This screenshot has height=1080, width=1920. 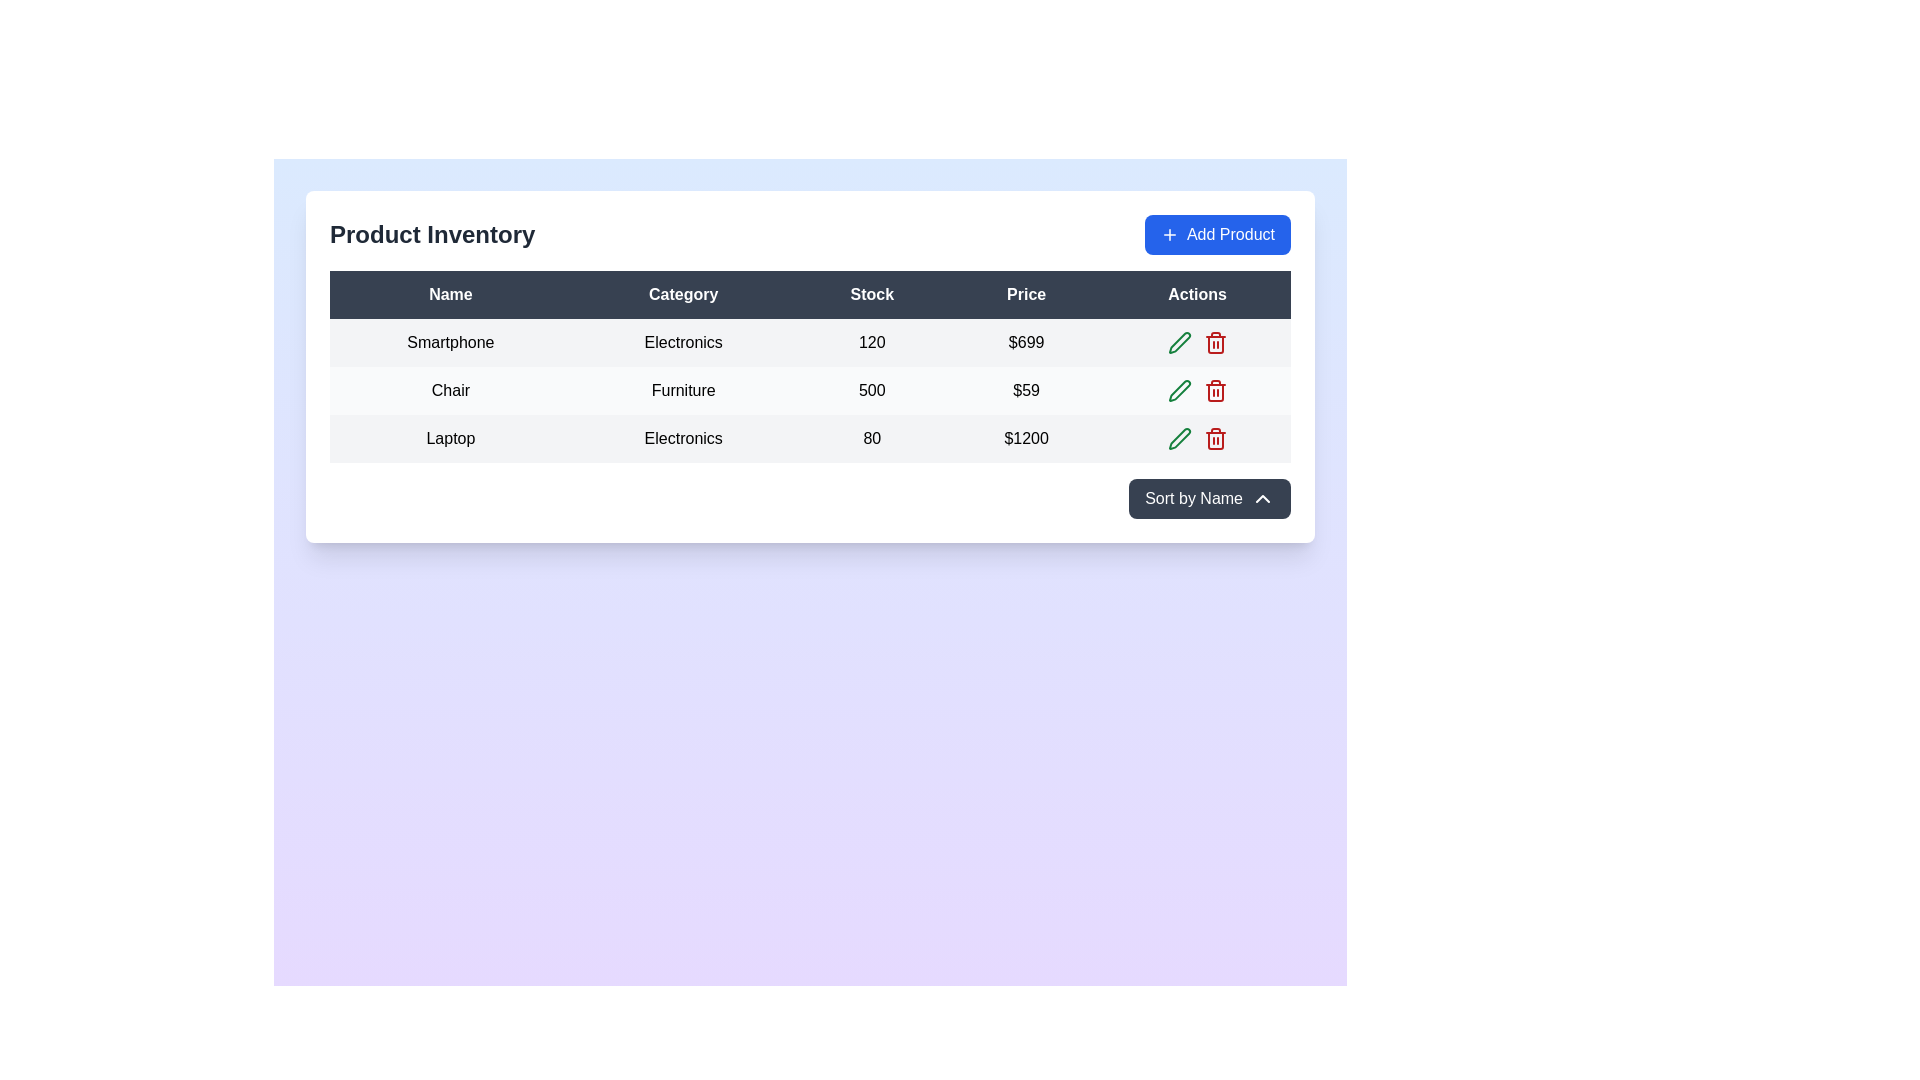 I want to click on the green pencil icon in the 'Actions' column of the 'Smartphone' row to enter edit mode, so click(x=1179, y=342).